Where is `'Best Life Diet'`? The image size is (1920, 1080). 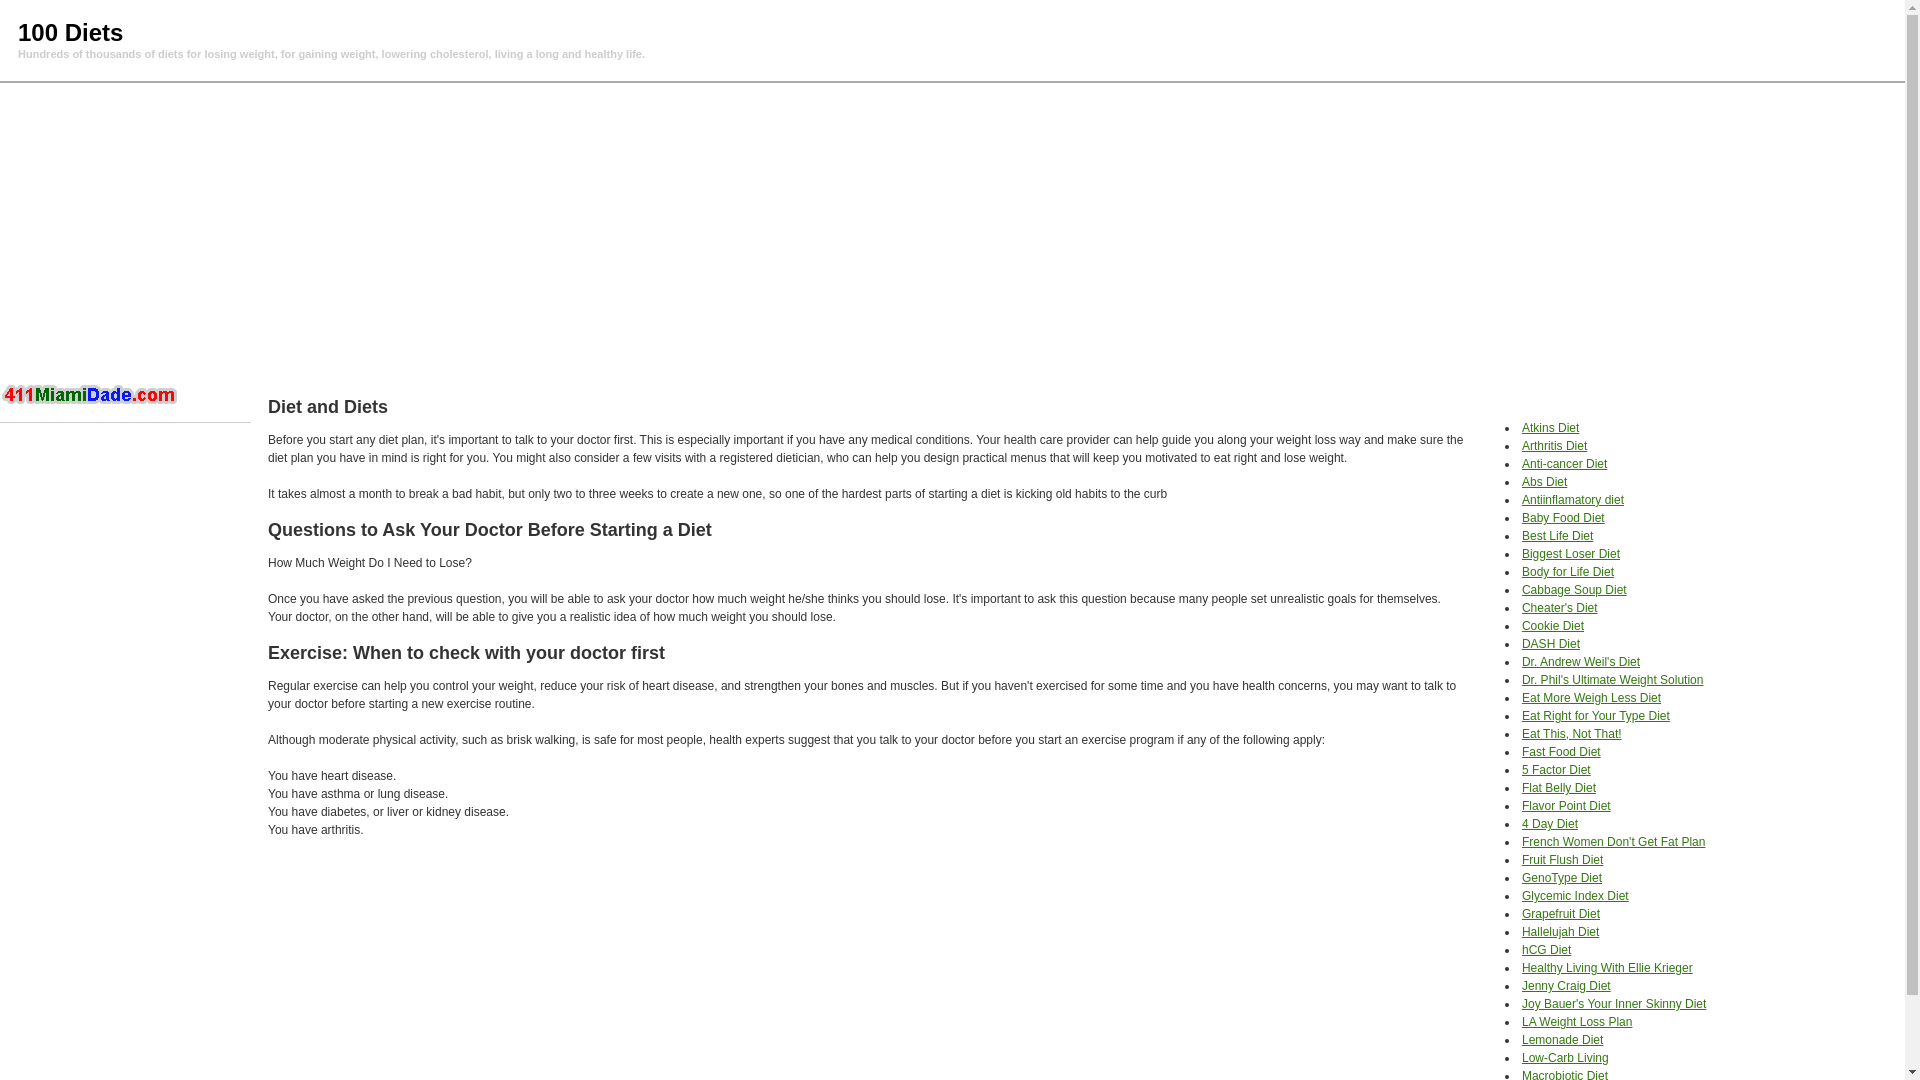
'Best Life Diet' is located at coordinates (1556, 535).